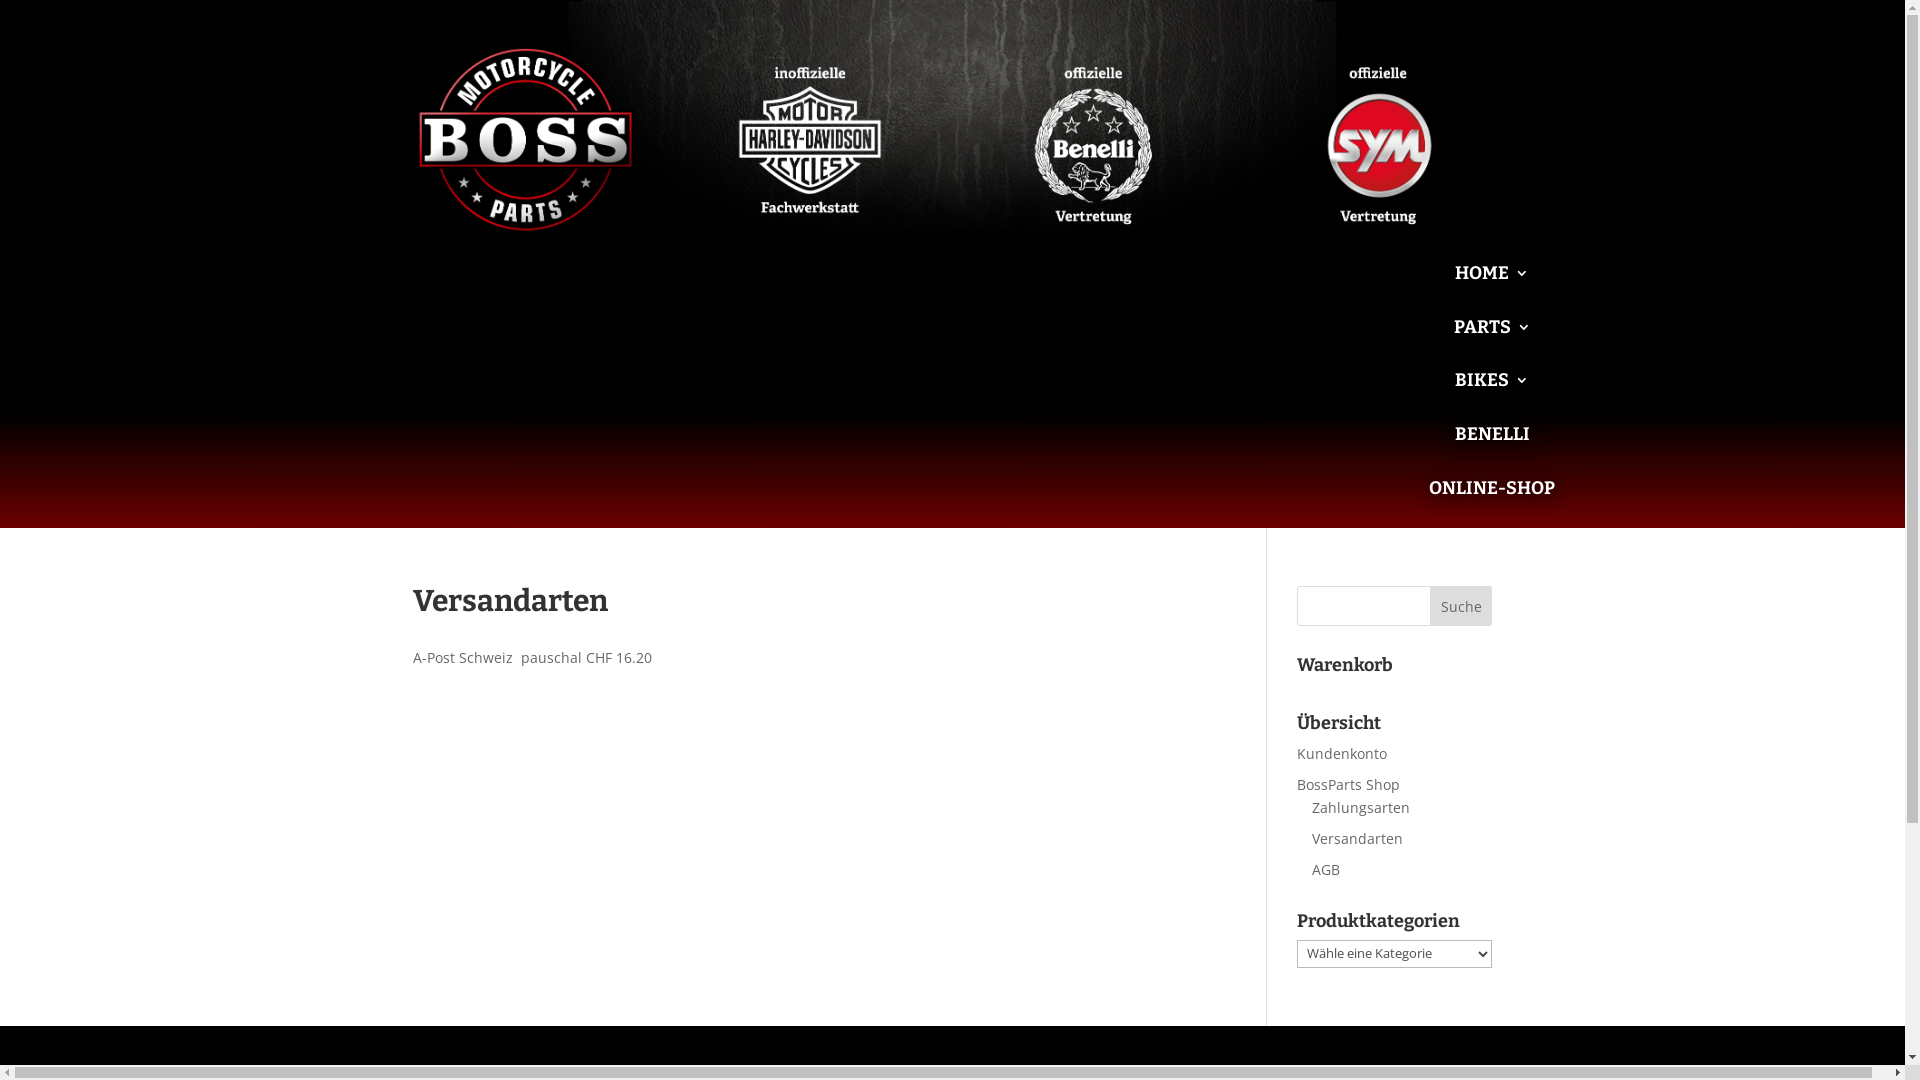 The image size is (1920, 1080). What do you see at coordinates (809, 139) in the screenshot?
I see `'logo-header-harley'` at bounding box center [809, 139].